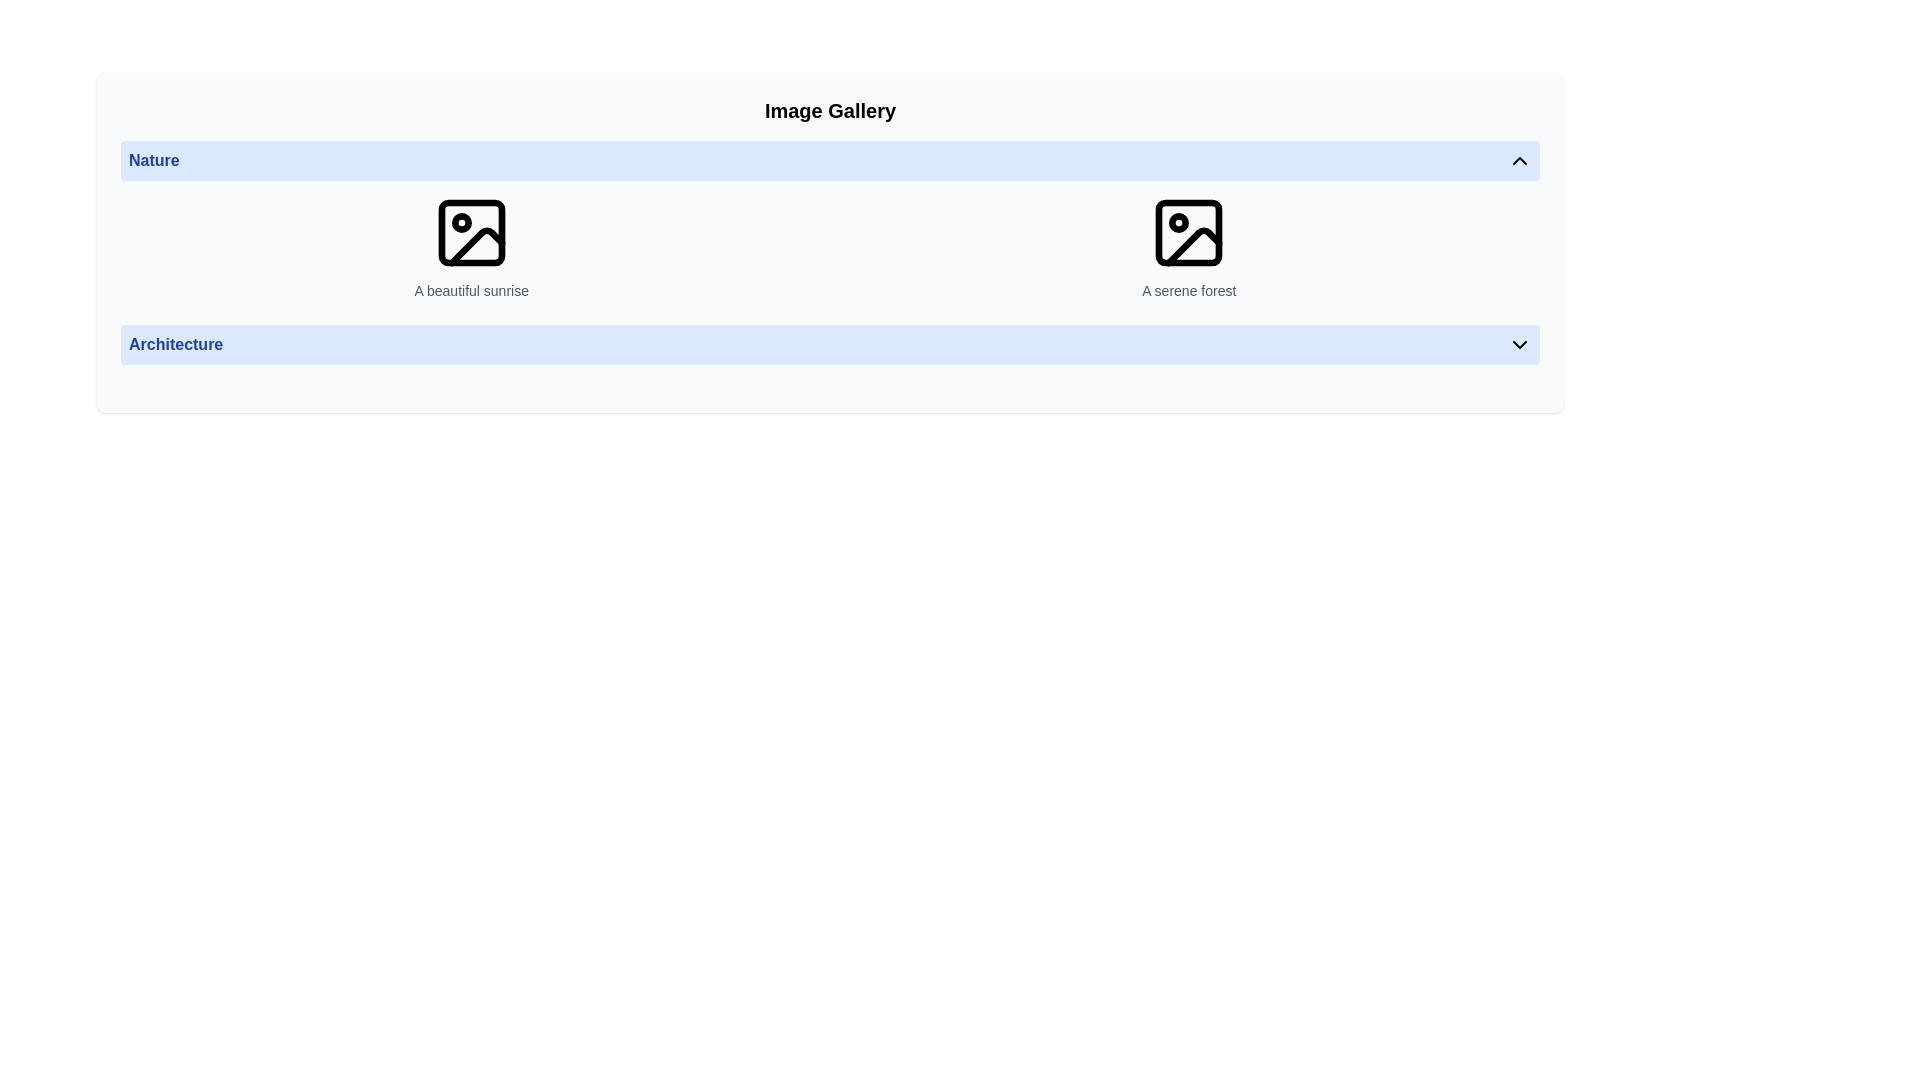 Image resolution: width=1920 pixels, height=1080 pixels. I want to click on contextual information provided by the text element located beneath the second image in the 'Nature' section of the image gallery, so click(1189, 290).